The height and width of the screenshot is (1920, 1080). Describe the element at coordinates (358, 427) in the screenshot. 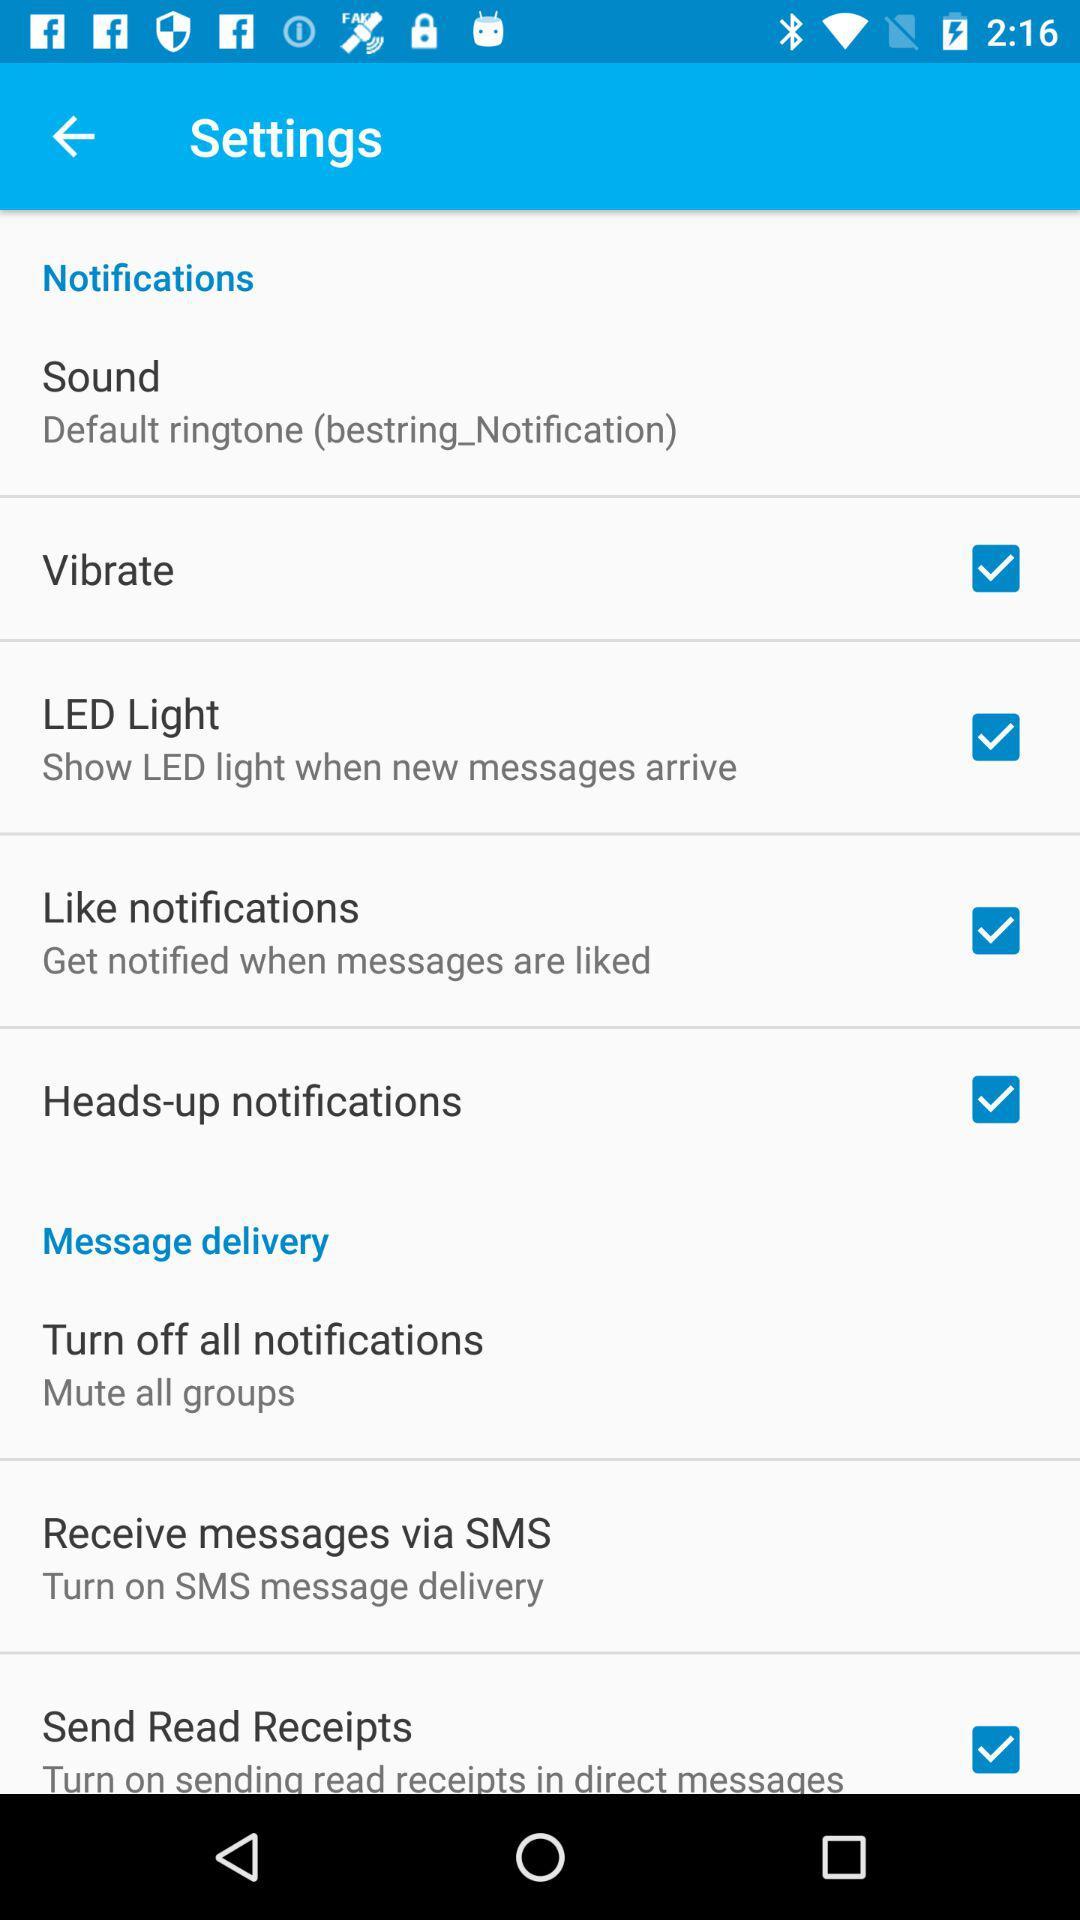

I see `icon above the vibrate` at that location.